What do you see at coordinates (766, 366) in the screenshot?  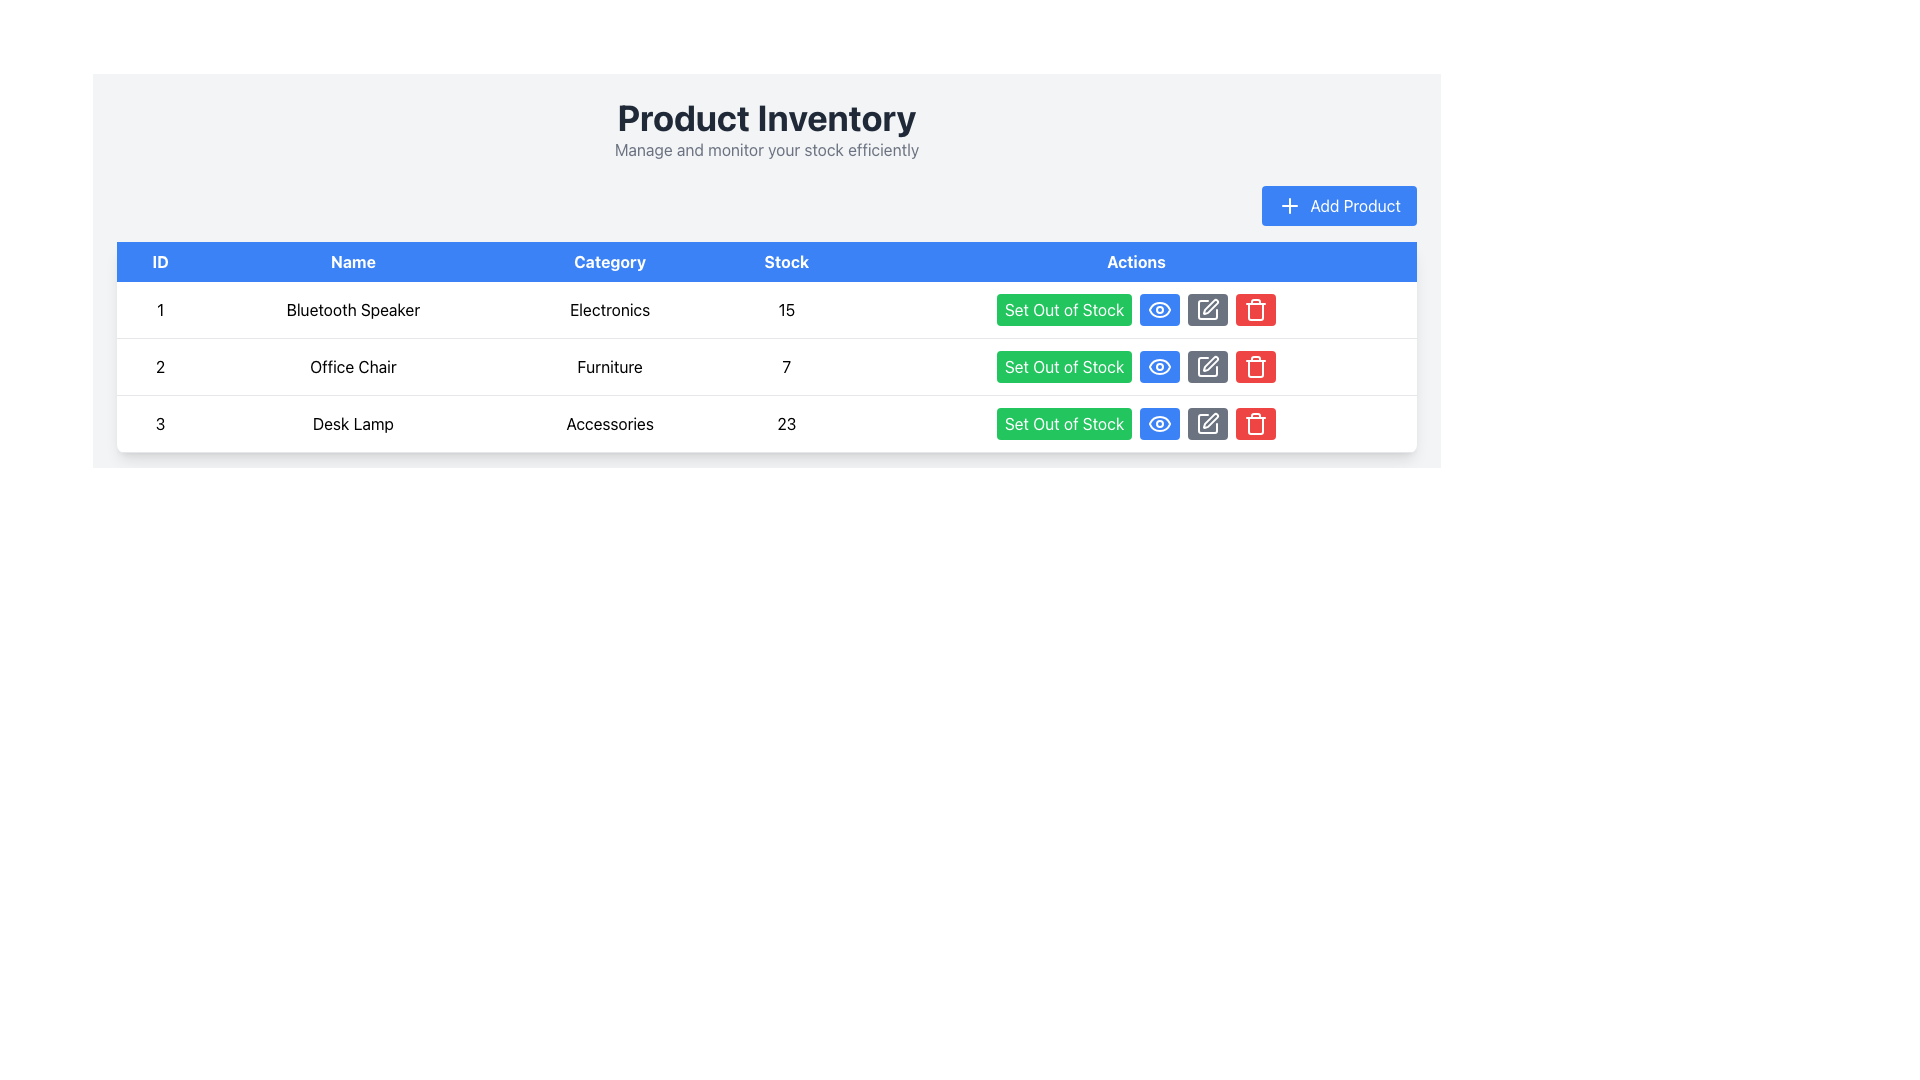 I see `the table row containing product information that displays details about a product, situated between 'Bluetooth Speaker' and 'Desk Lamp'` at bounding box center [766, 366].